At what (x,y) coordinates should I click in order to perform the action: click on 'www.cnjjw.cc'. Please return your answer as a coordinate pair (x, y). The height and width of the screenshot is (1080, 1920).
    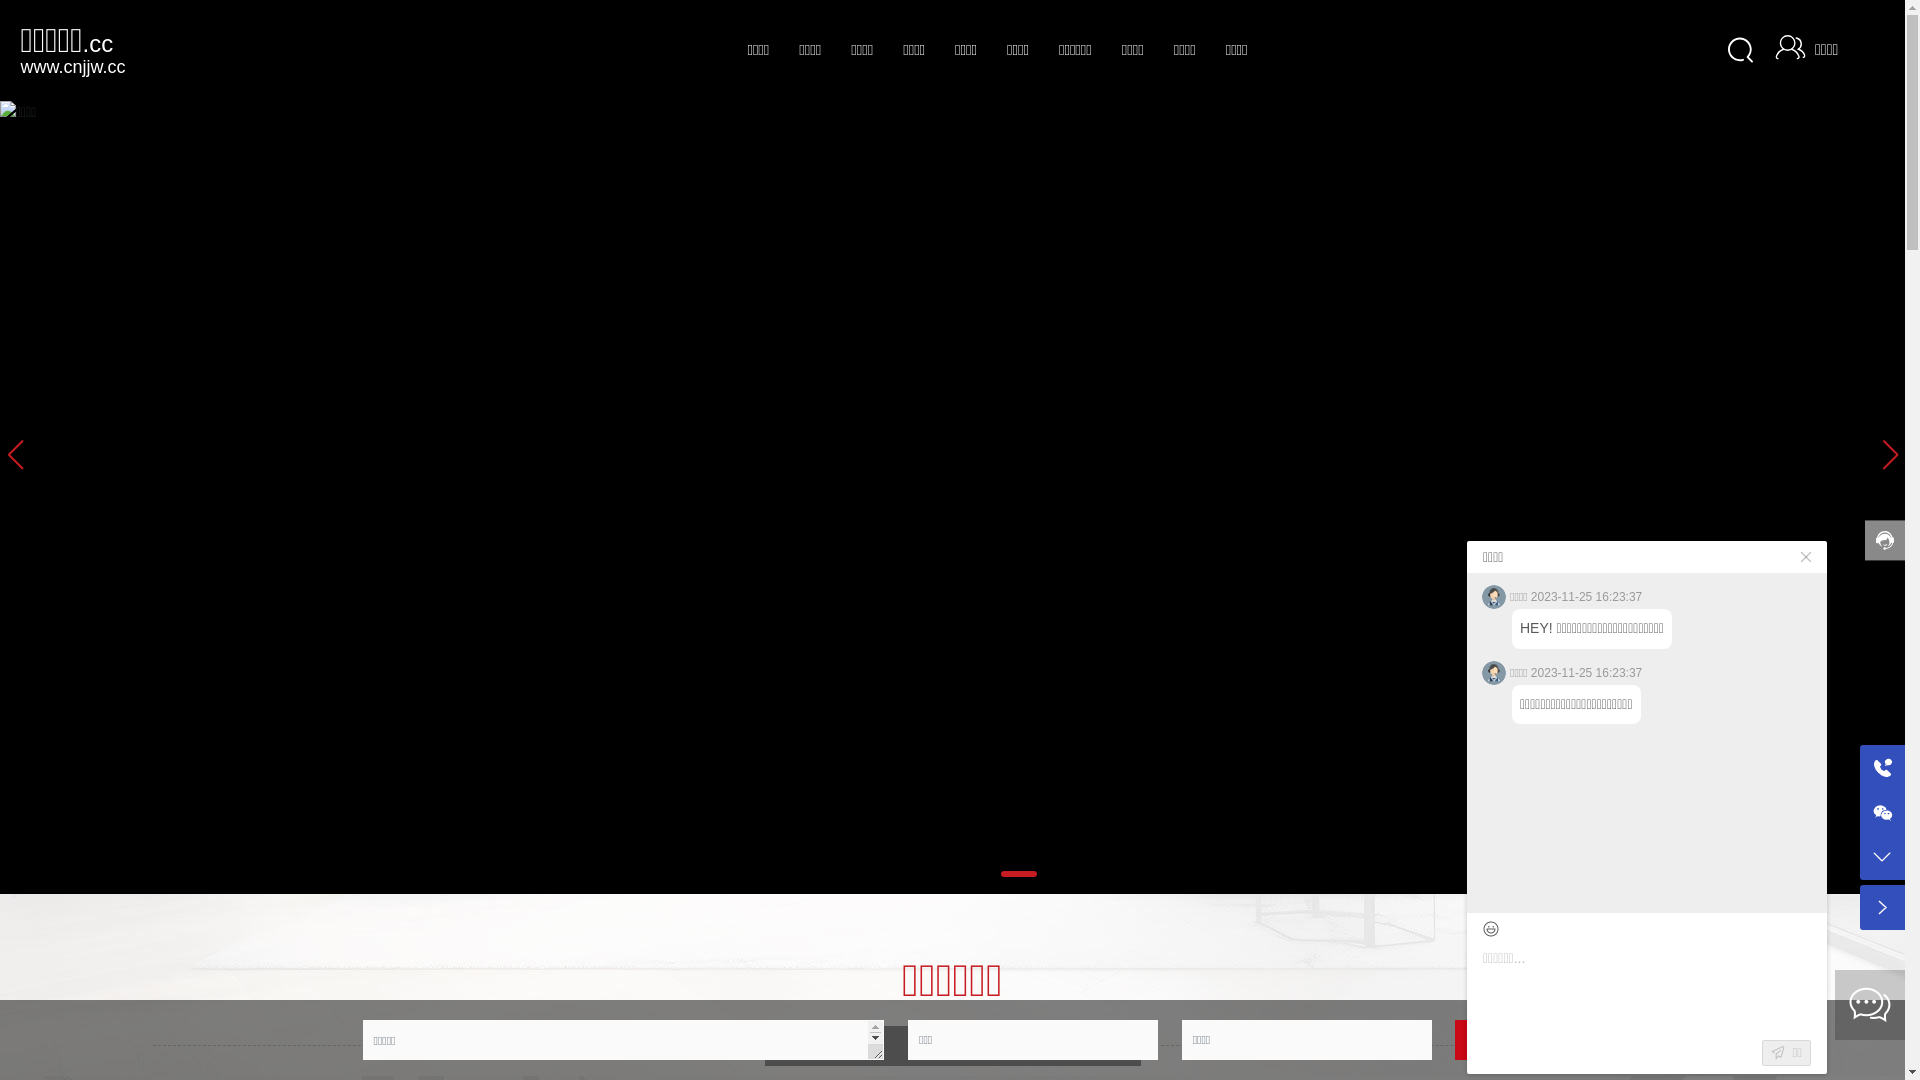
    Looking at the image, I should click on (72, 64).